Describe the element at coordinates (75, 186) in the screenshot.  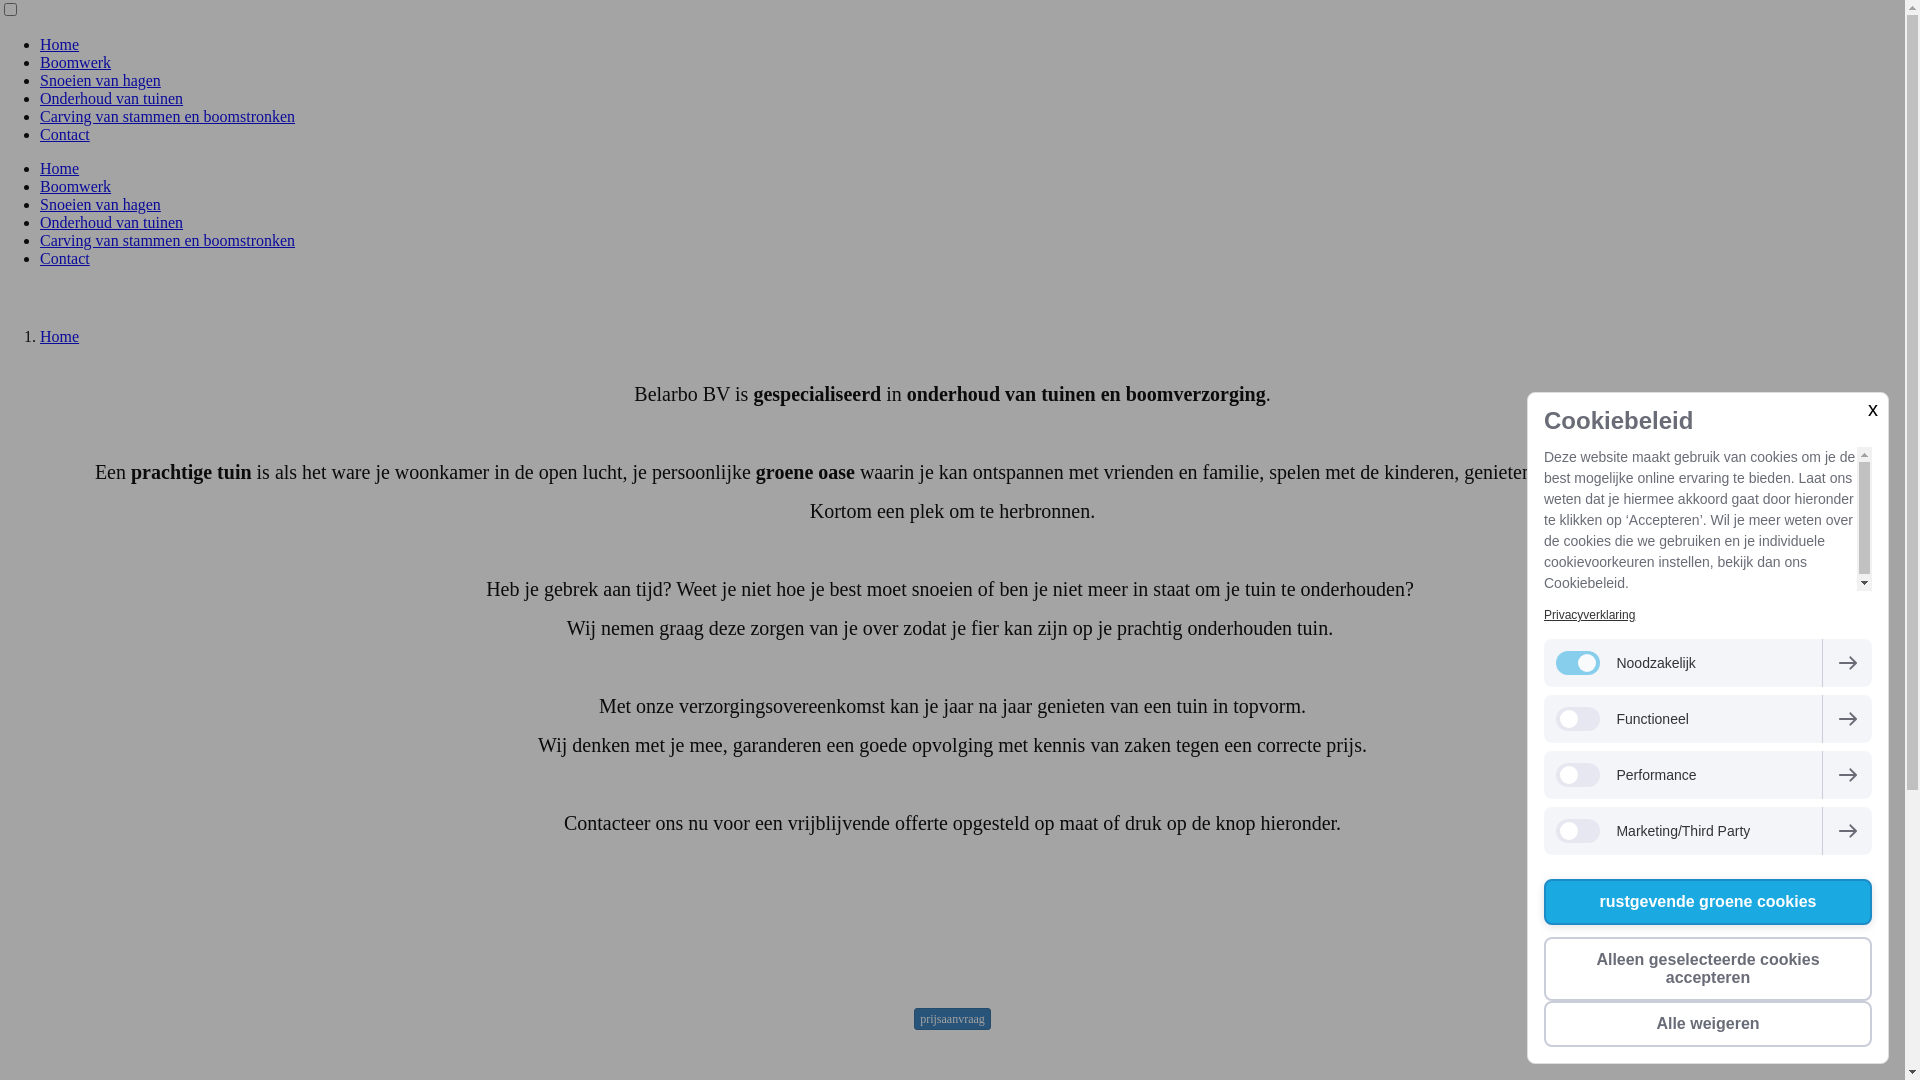
I see `'Boomwerk'` at that location.